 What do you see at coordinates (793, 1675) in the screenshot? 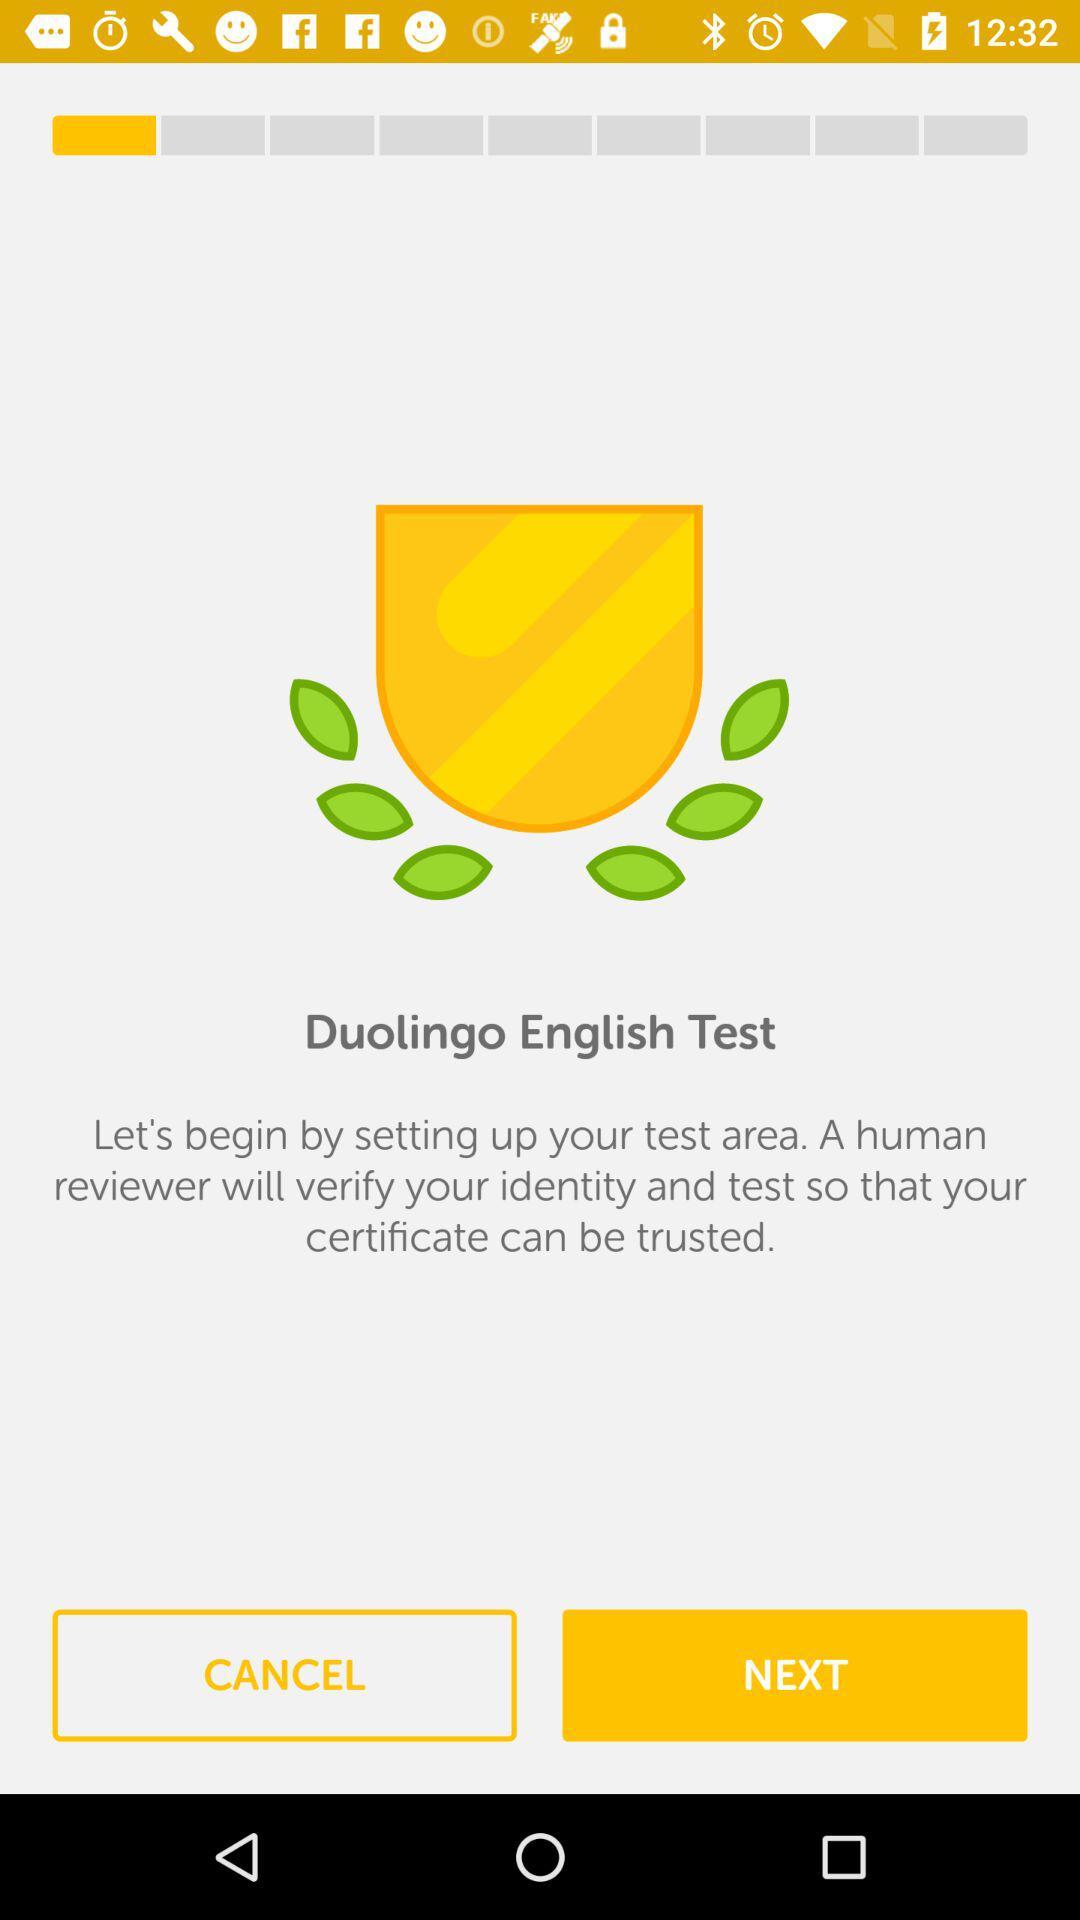
I see `the next at the bottom right corner` at bounding box center [793, 1675].